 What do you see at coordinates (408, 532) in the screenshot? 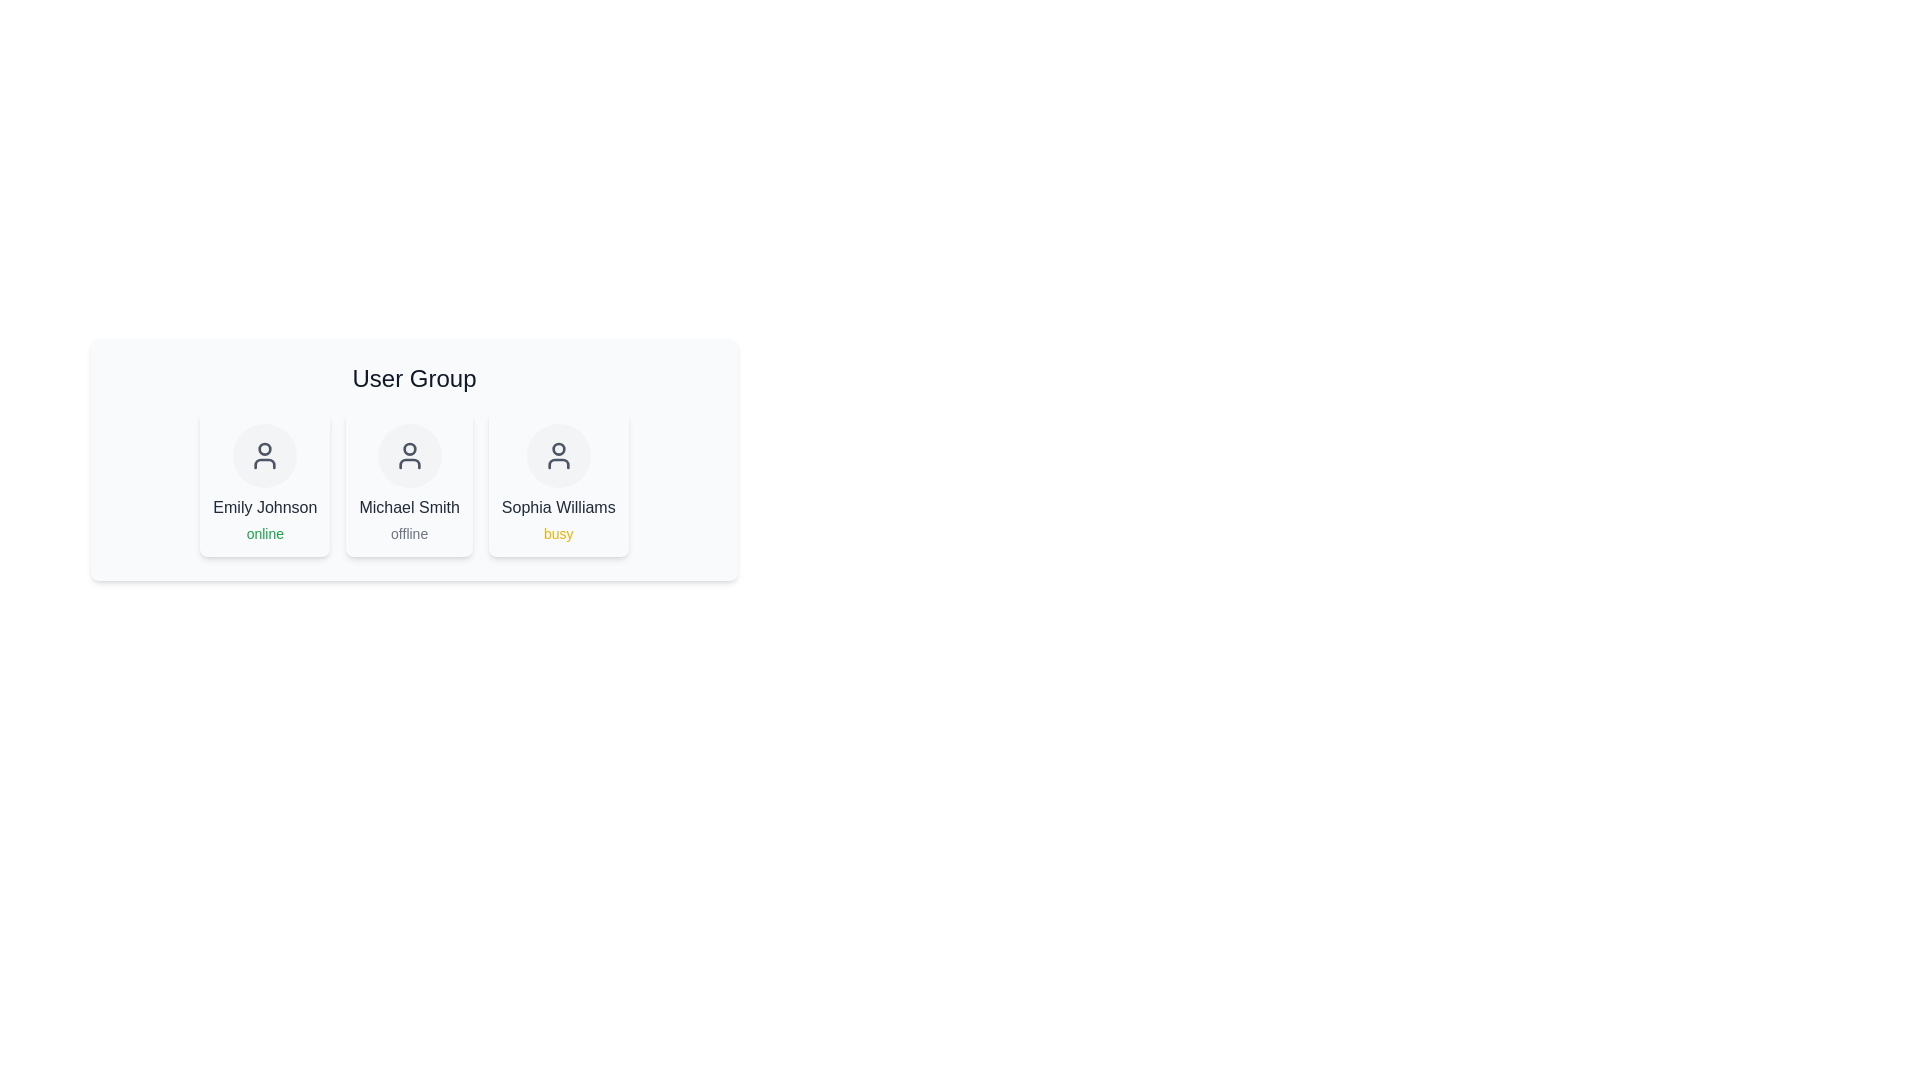
I see `text label displaying the status 'offline' located beneath the name 'Michael Smith' in the user card interface` at bounding box center [408, 532].